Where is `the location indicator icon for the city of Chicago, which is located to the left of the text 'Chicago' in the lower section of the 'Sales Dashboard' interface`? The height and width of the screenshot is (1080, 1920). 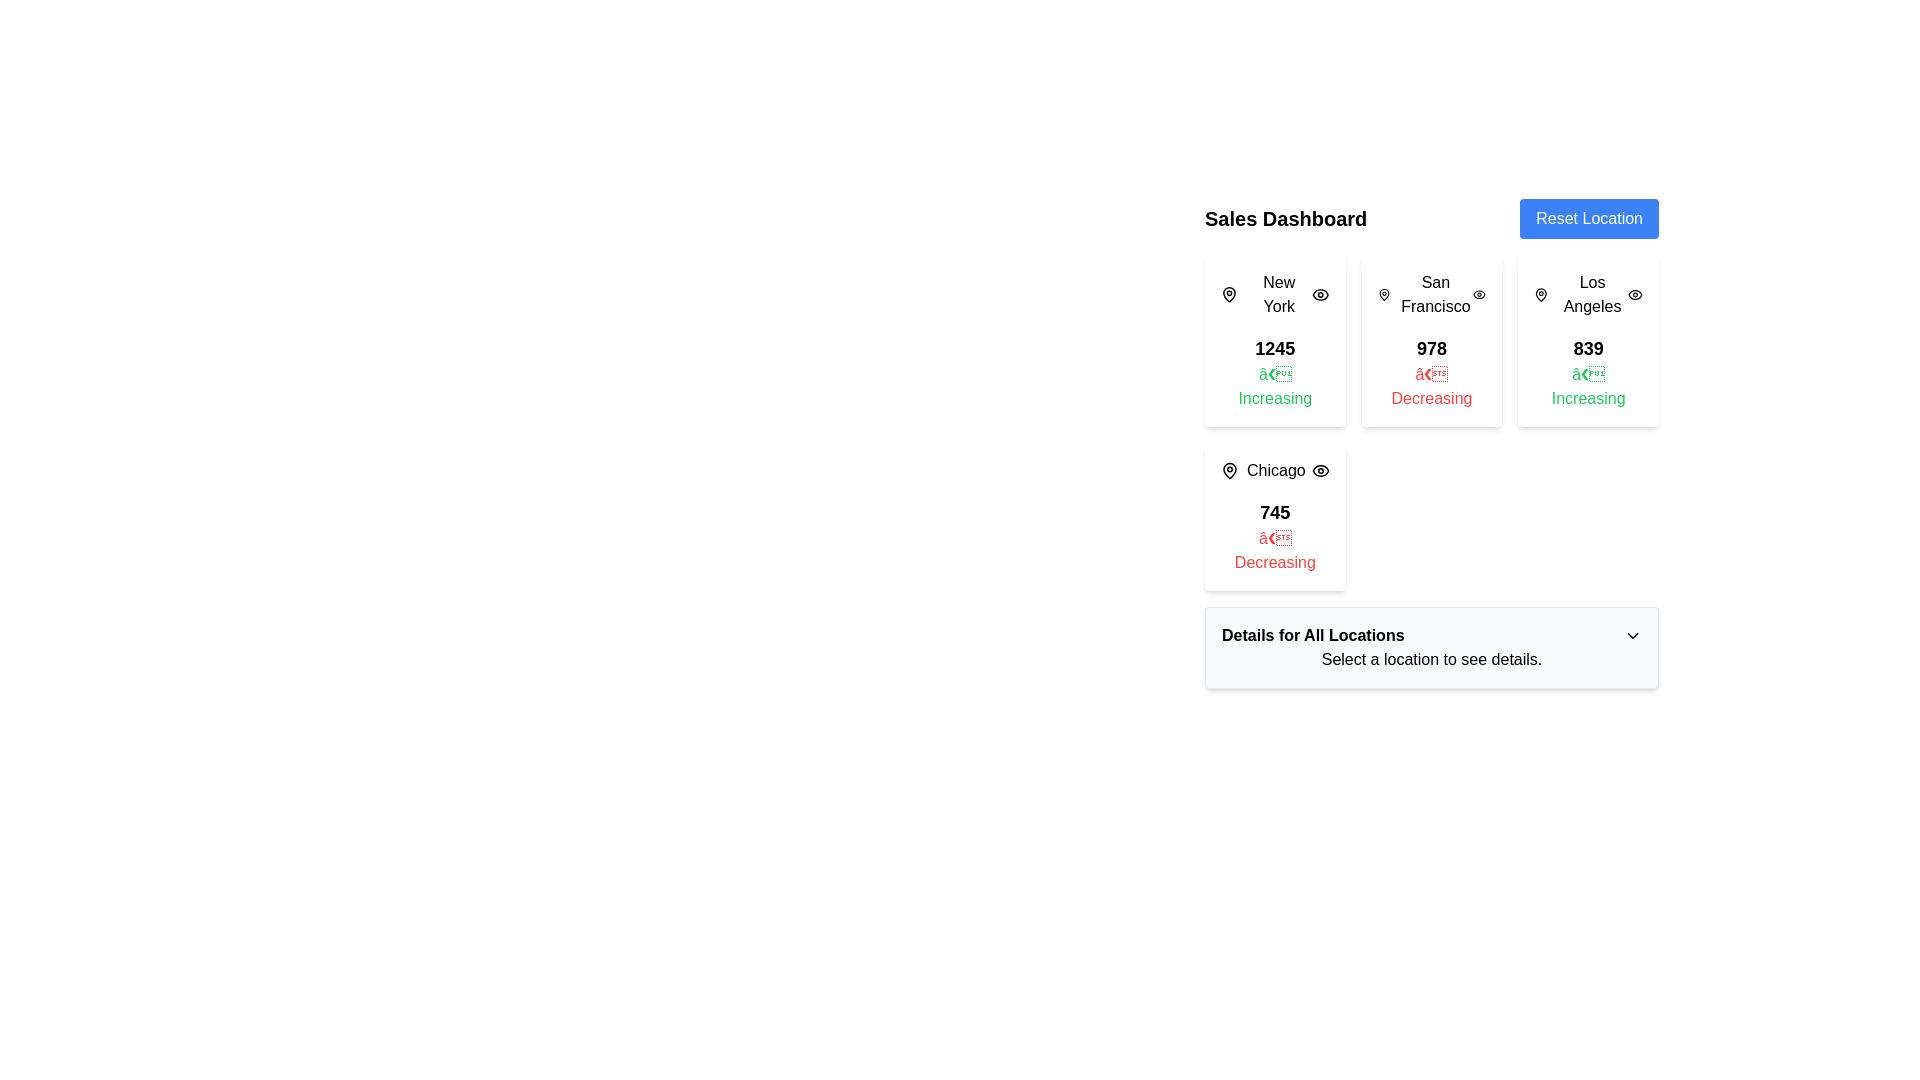
the location indicator icon for the city of Chicago, which is located to the left of the text 'Chicago' in the lower section of the 'Sales Dashboard' interface is located at coordinates (1228, 470).